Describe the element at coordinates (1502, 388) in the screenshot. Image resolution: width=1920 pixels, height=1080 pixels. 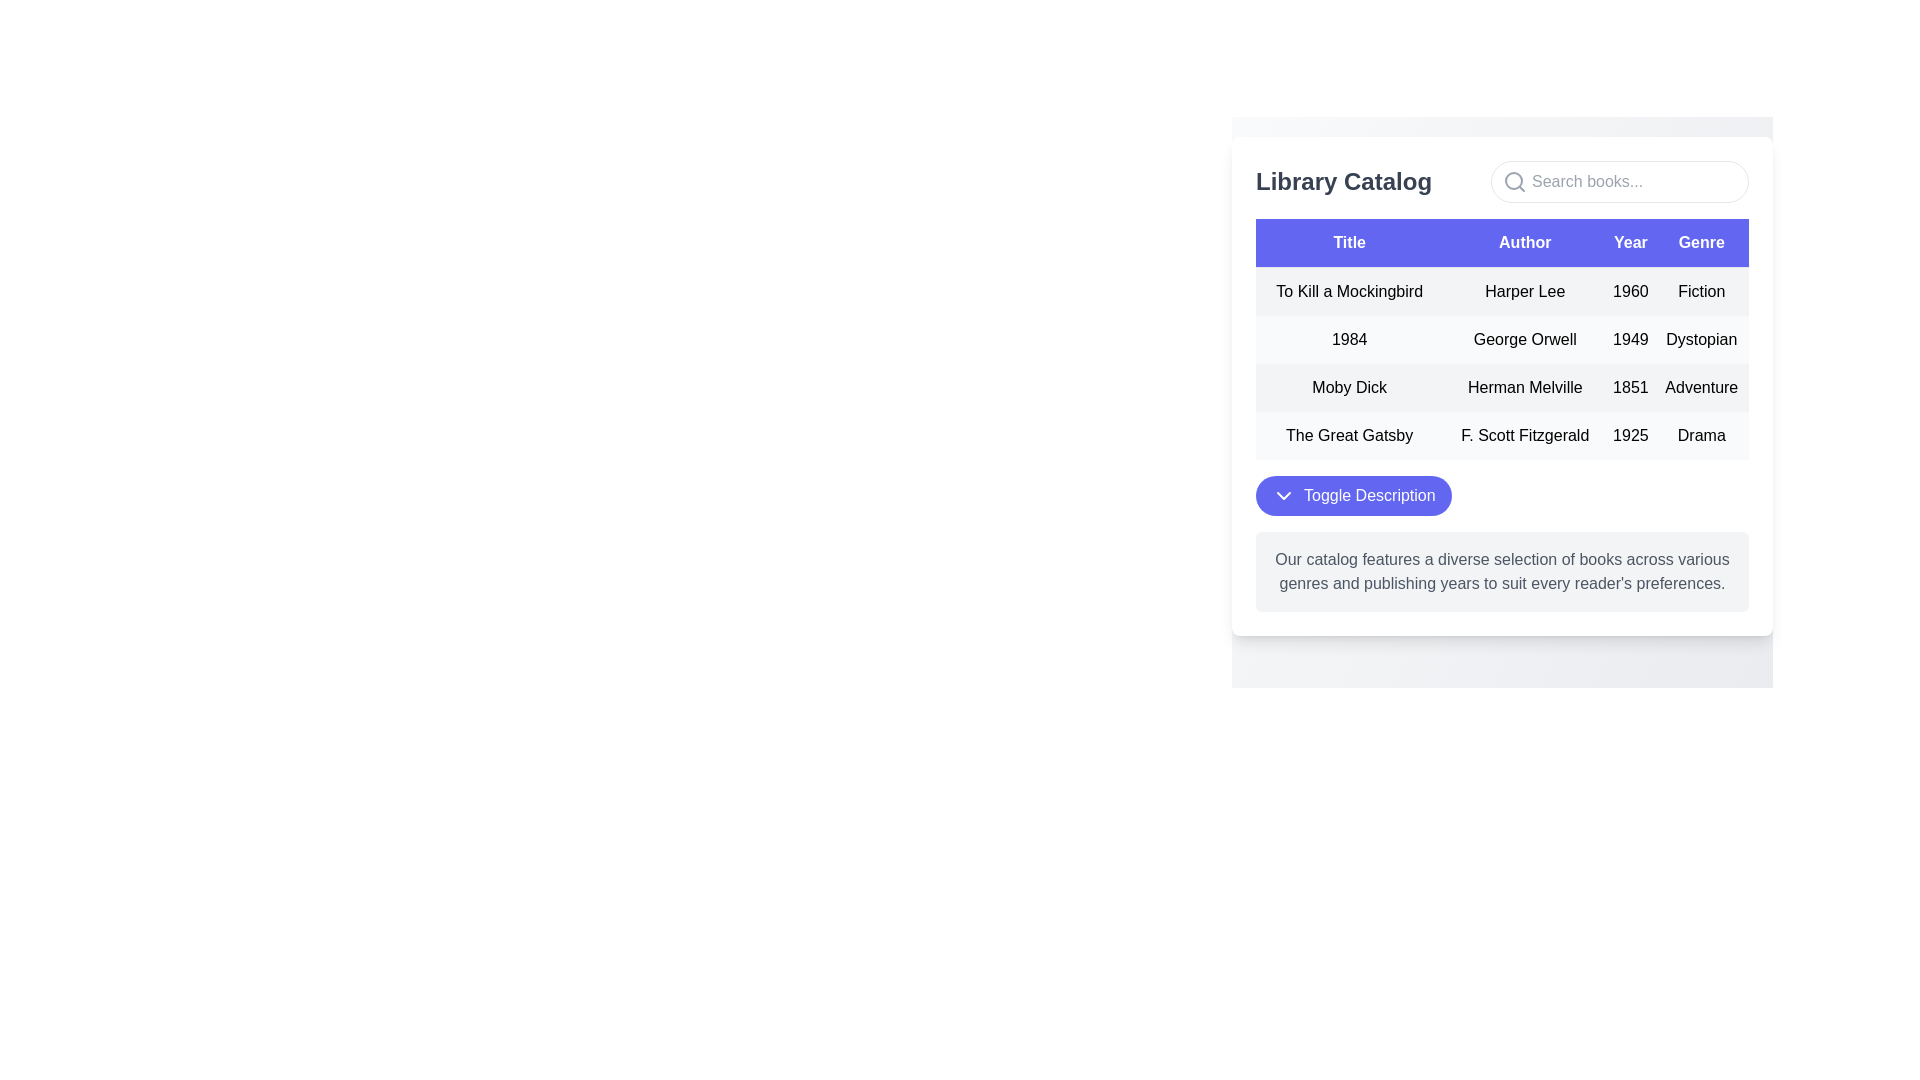
I see `the table row containing the book information for 'Moby Dick' by Herman Melville, which is the third row in the 'Library Catalog' section of the data table` at that location.